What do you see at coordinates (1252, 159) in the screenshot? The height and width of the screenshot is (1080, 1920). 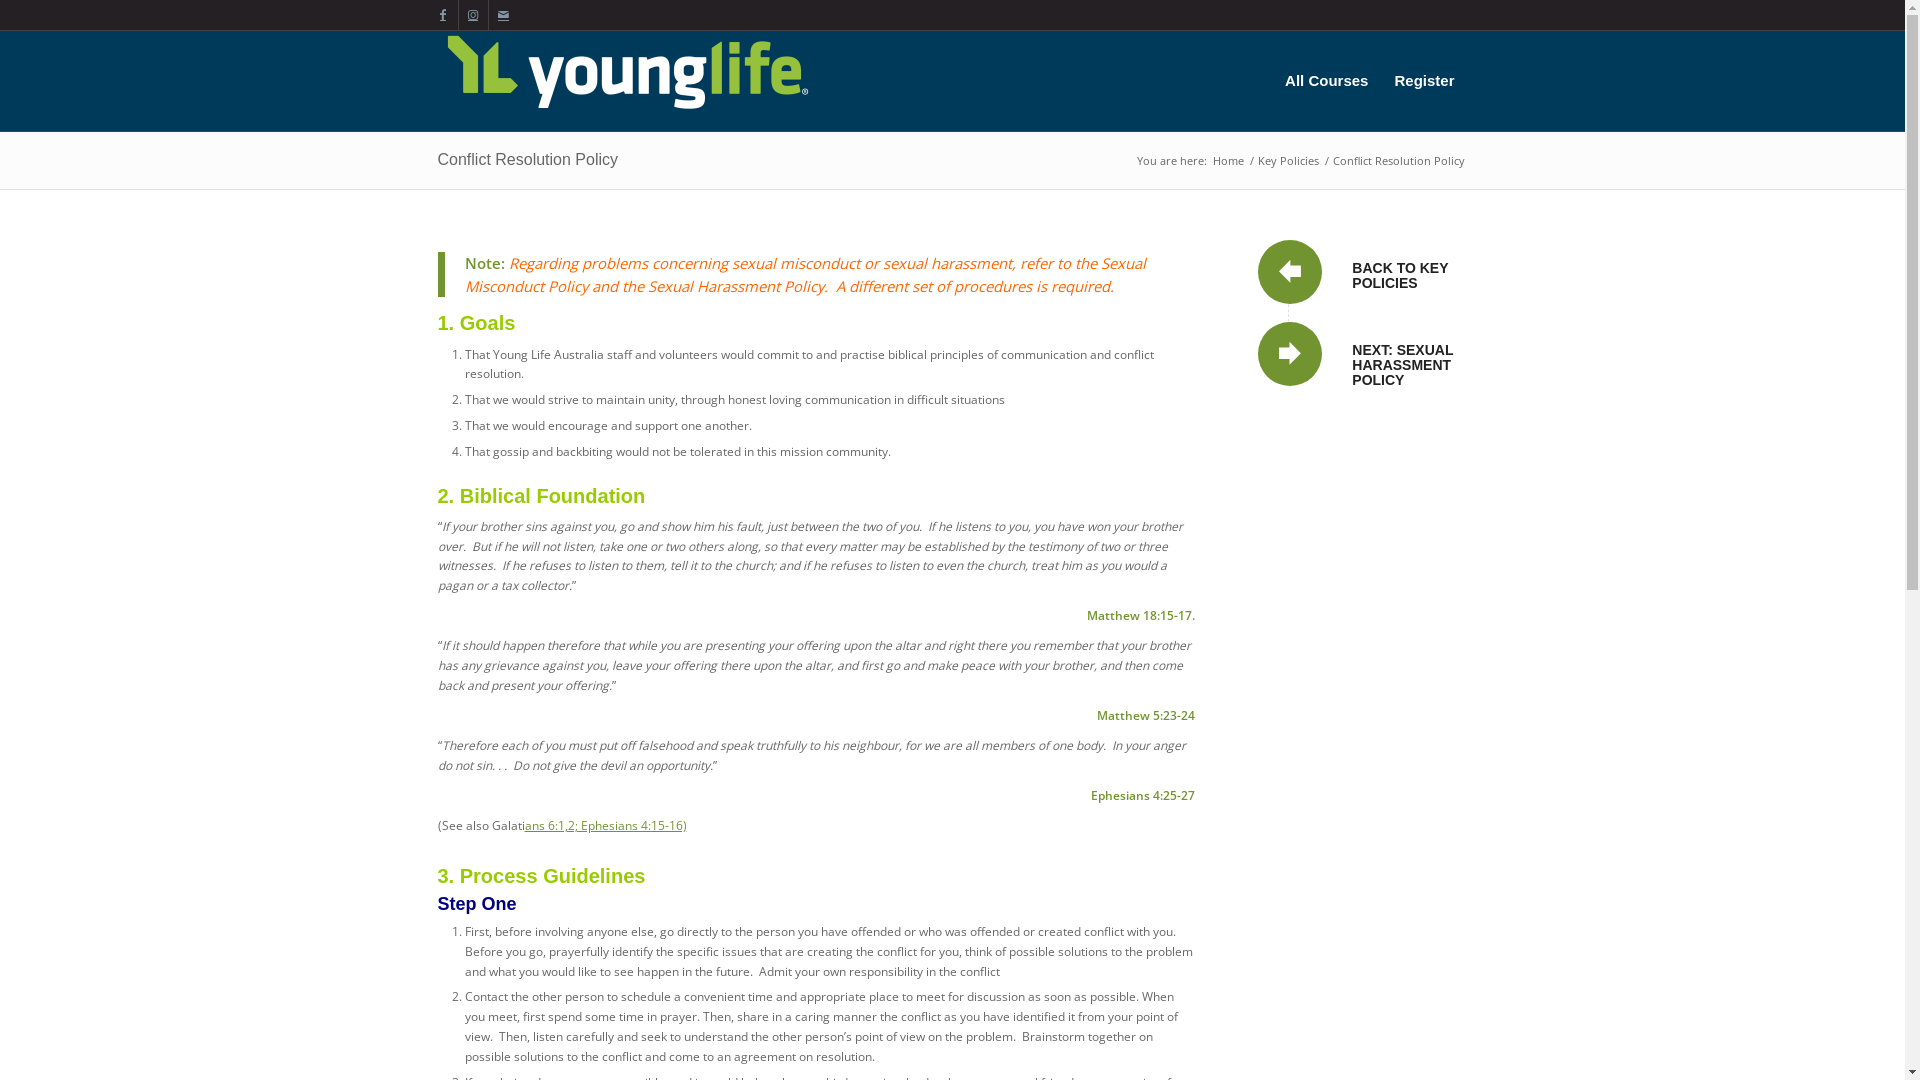 I see `'Key Policies'` at bounding box center [1252, 159].